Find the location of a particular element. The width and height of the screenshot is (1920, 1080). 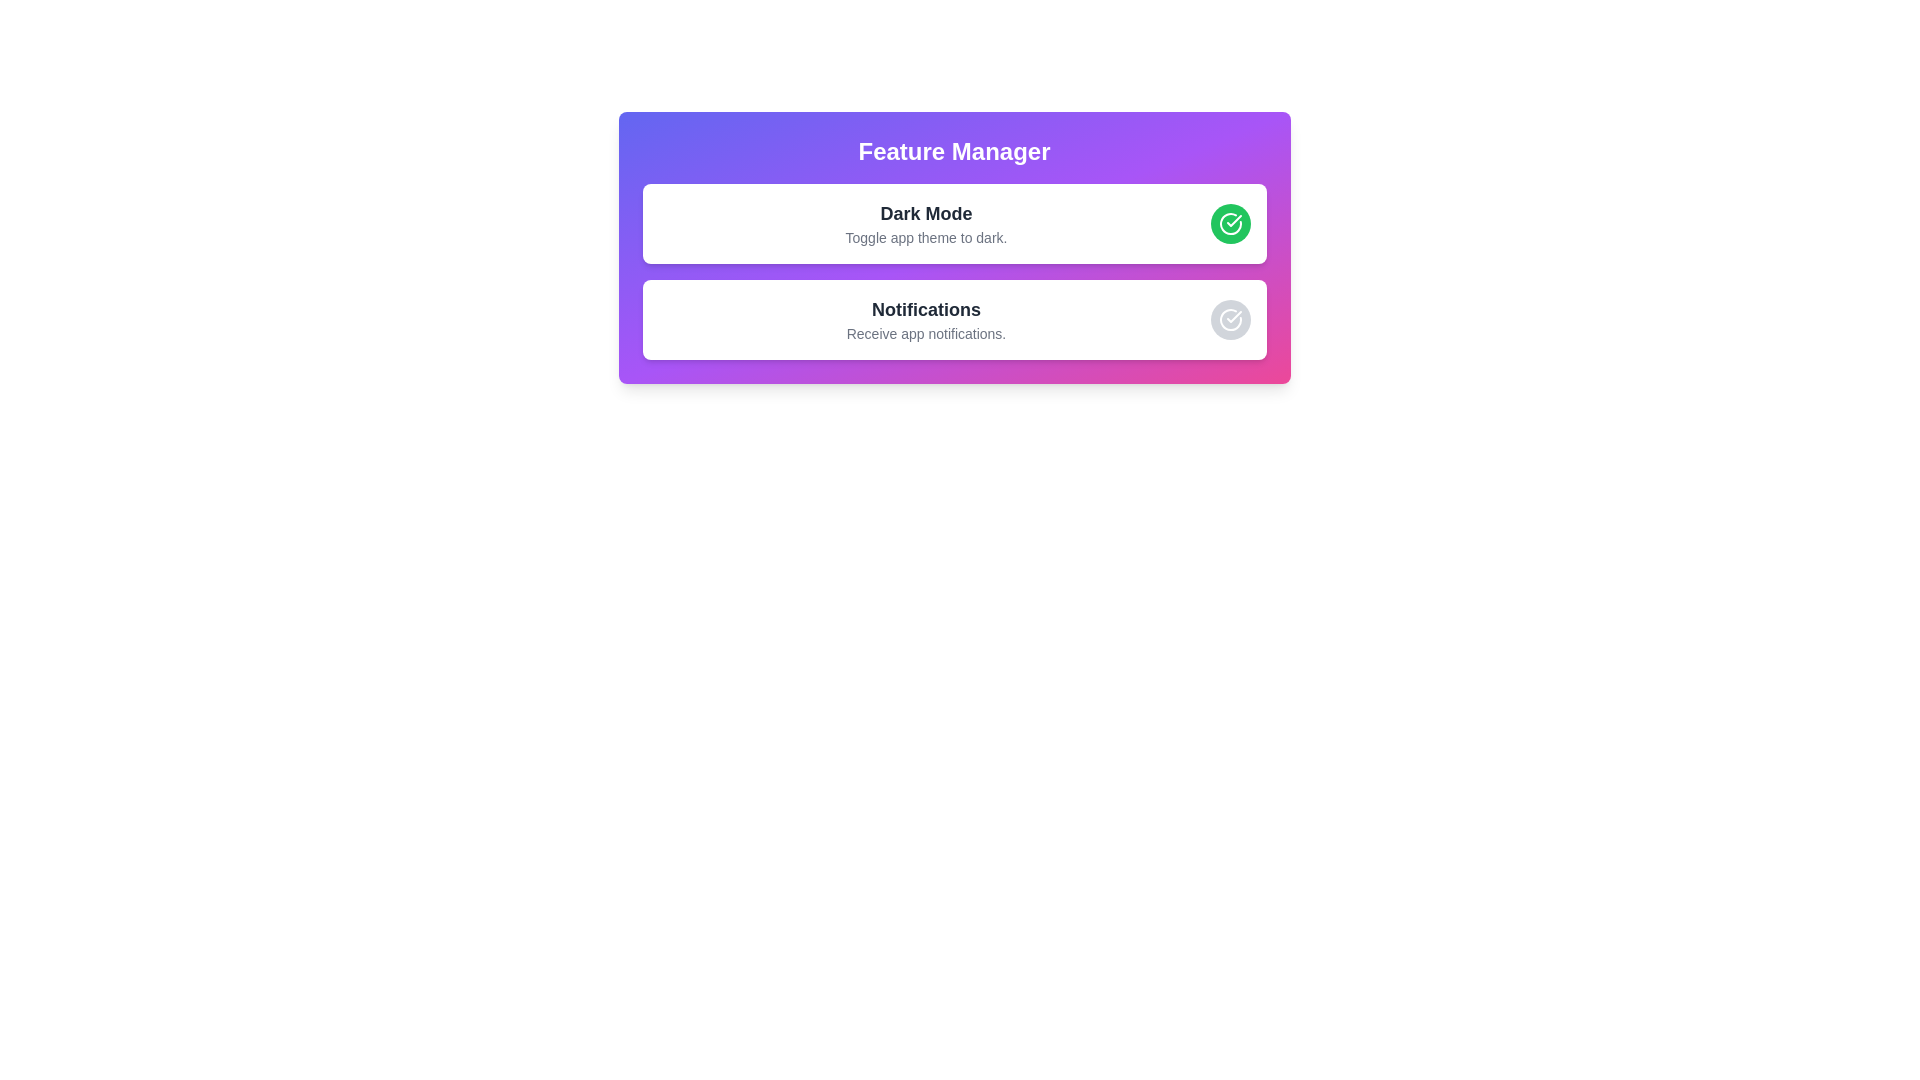

text in the Text Block that describes a feature related to app notifications, located below the 'Dark Mode' card in the interface is located at coordinates (925, 319).